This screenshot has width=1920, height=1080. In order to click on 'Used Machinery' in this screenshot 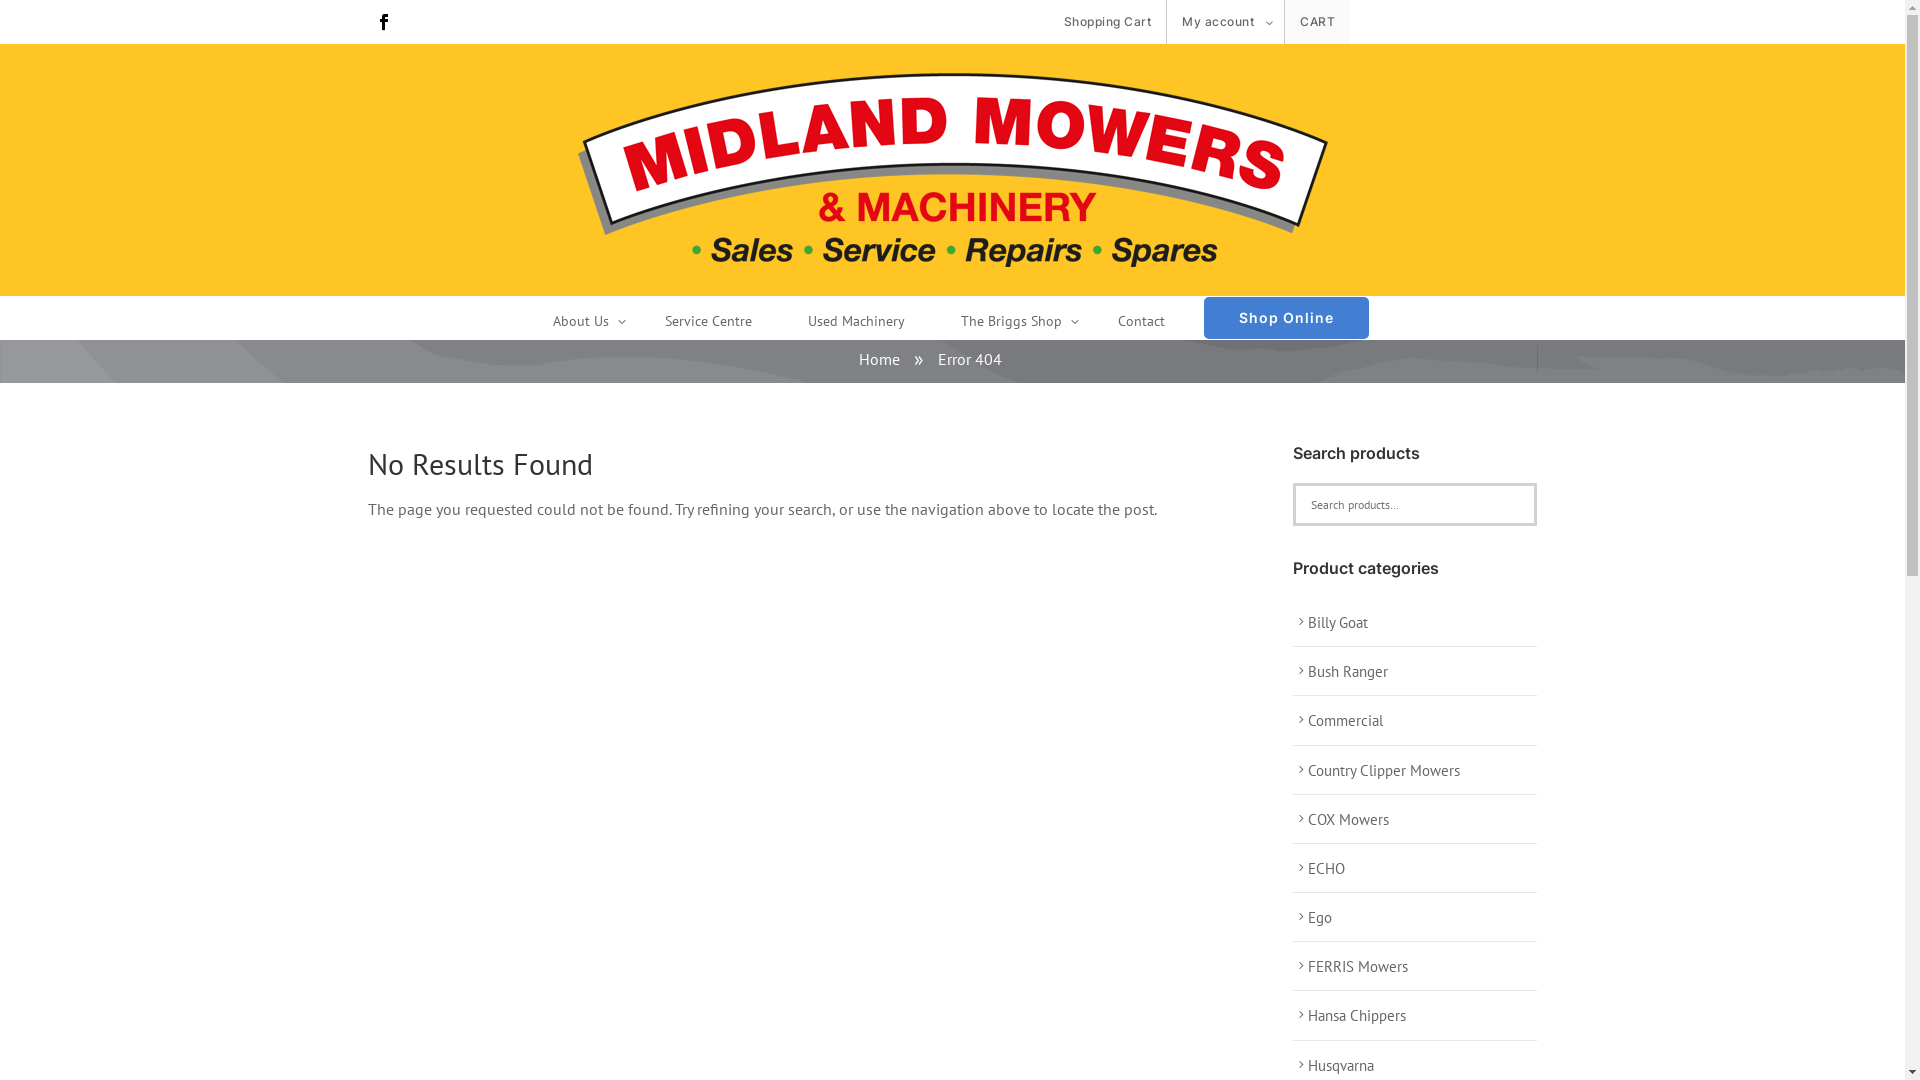, I will do `click(856, 323)`.